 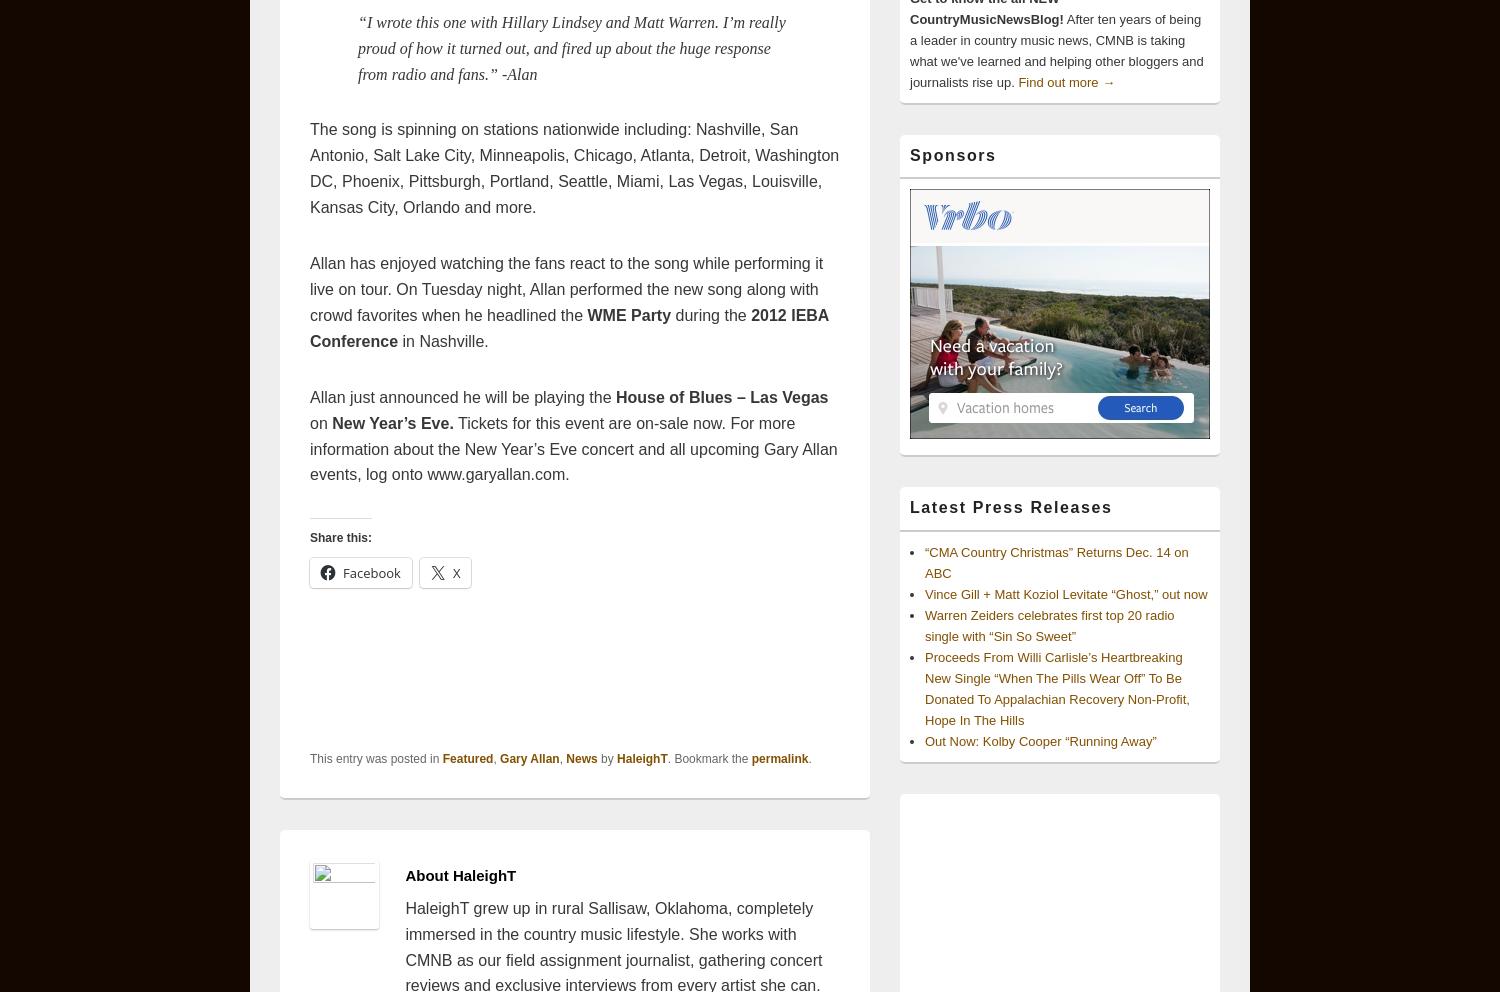 What do you see at coordinates (779, 756) in the screenshot?
I see `'permalink'` at bounding box center [779, 756].